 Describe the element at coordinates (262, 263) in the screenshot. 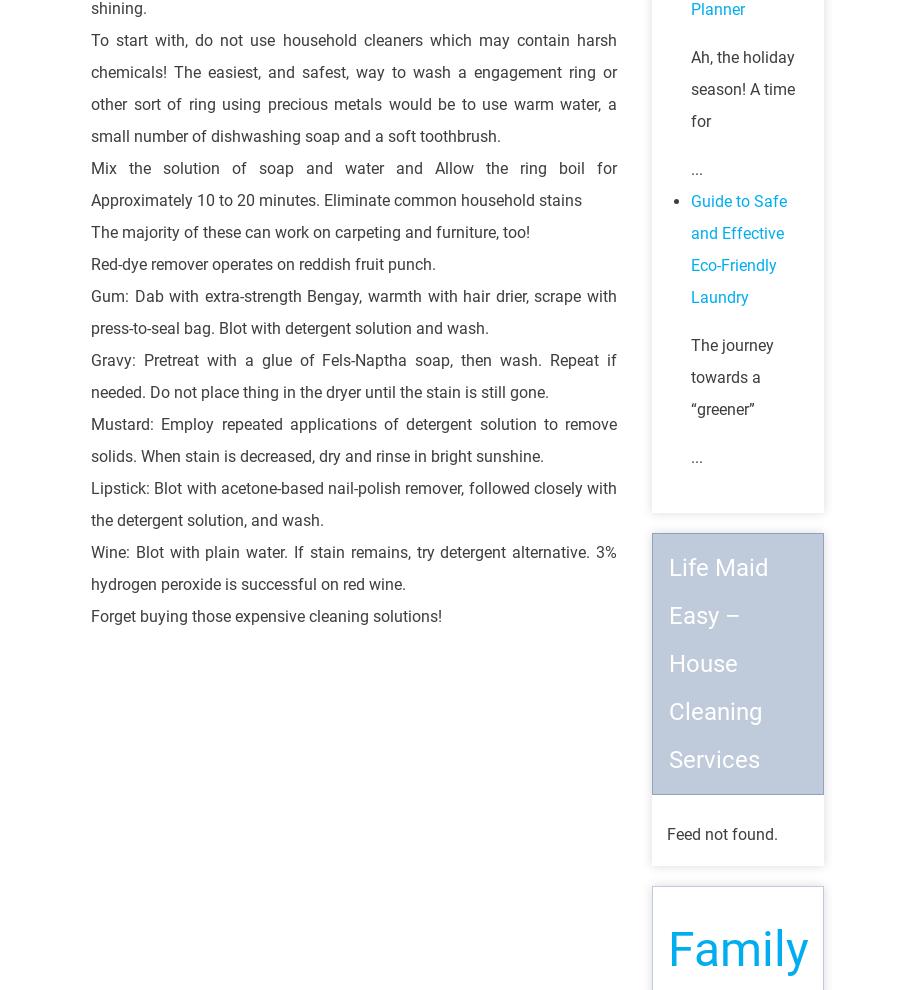

I see `'Red-dye remover operates on reddish fruit punch.'` at that location.